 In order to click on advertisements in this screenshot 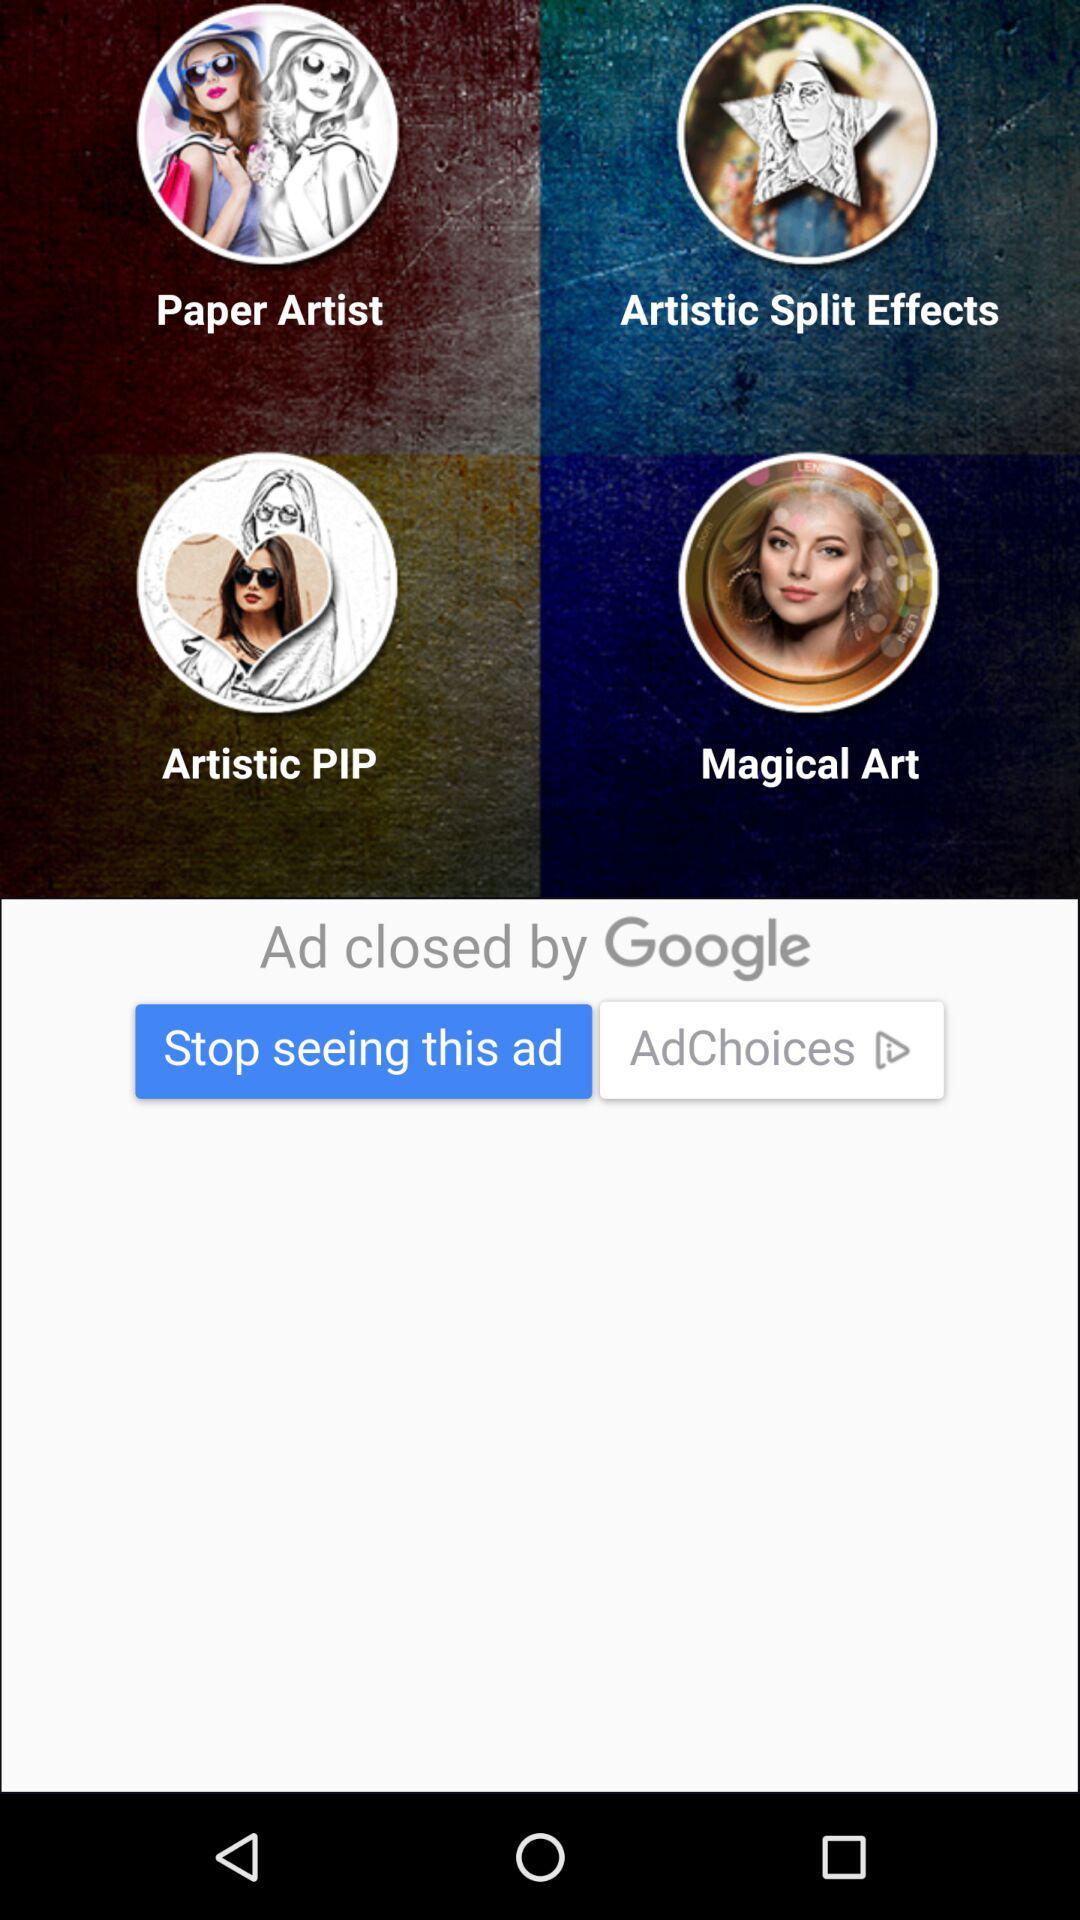, I will do `click(538, 1345)`.